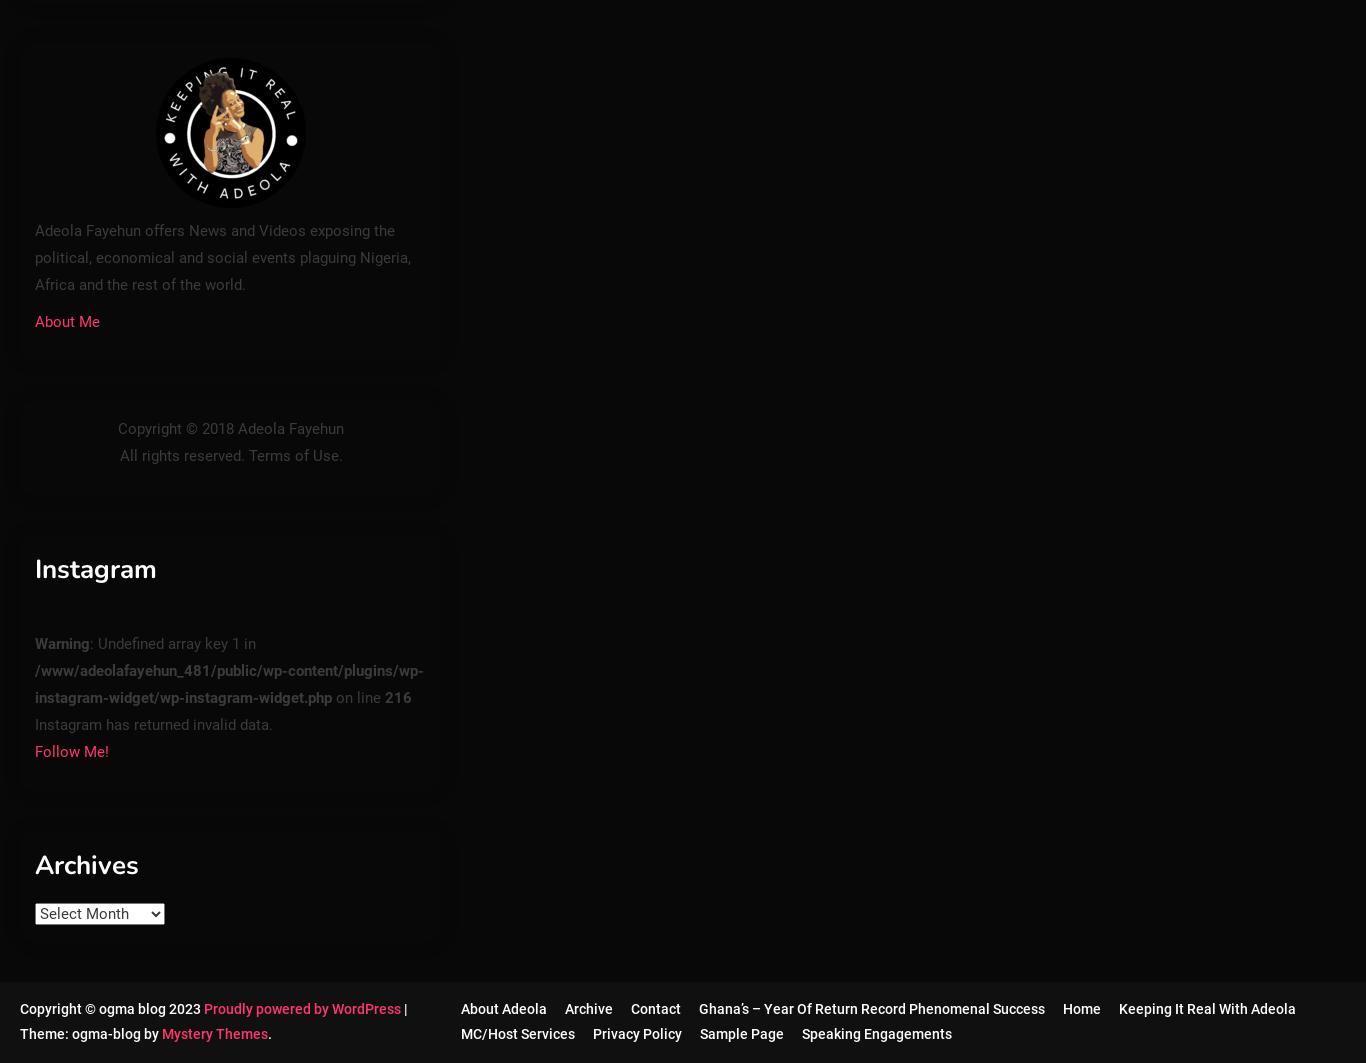  Describe the element at coordinates (214, 1032) in the screenshot. I see `'Mystery Themes'` at that location.